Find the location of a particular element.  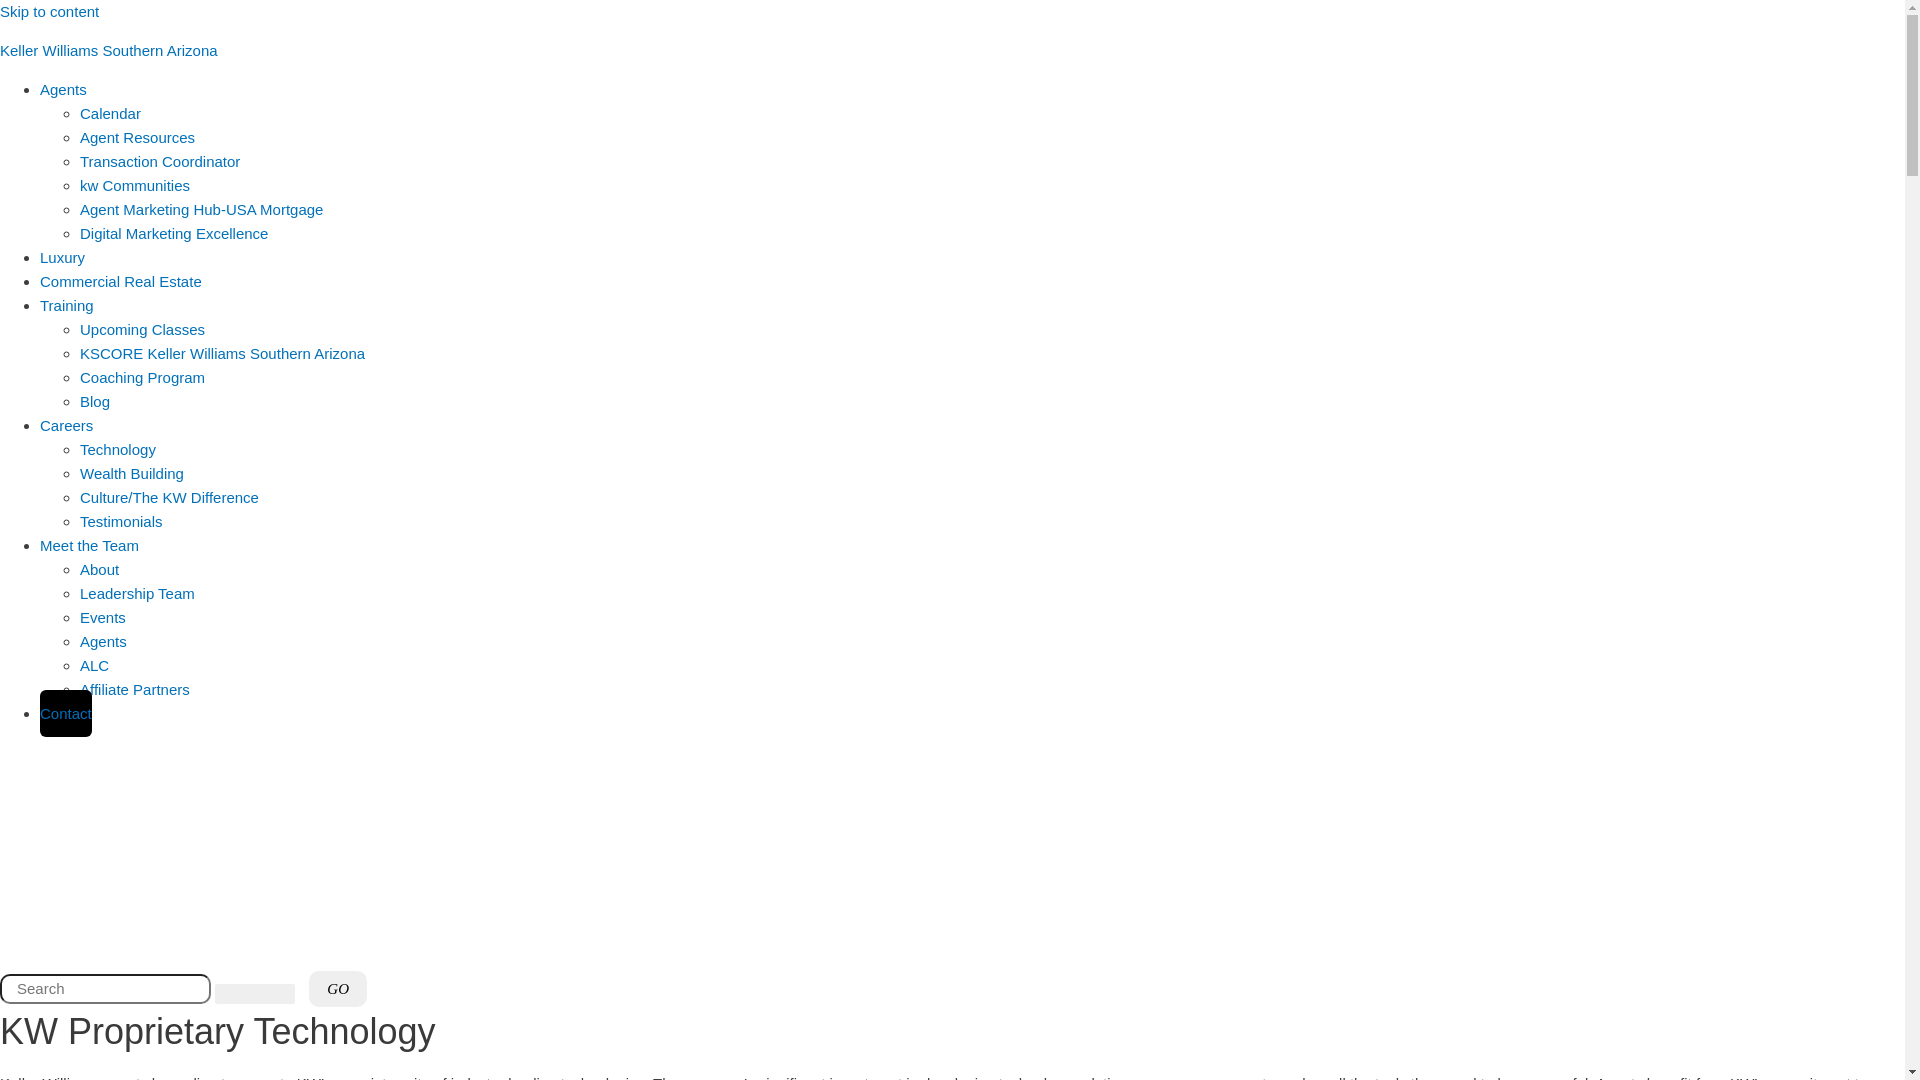

'Upcoming Classes' is located at coordinates (141, 328).